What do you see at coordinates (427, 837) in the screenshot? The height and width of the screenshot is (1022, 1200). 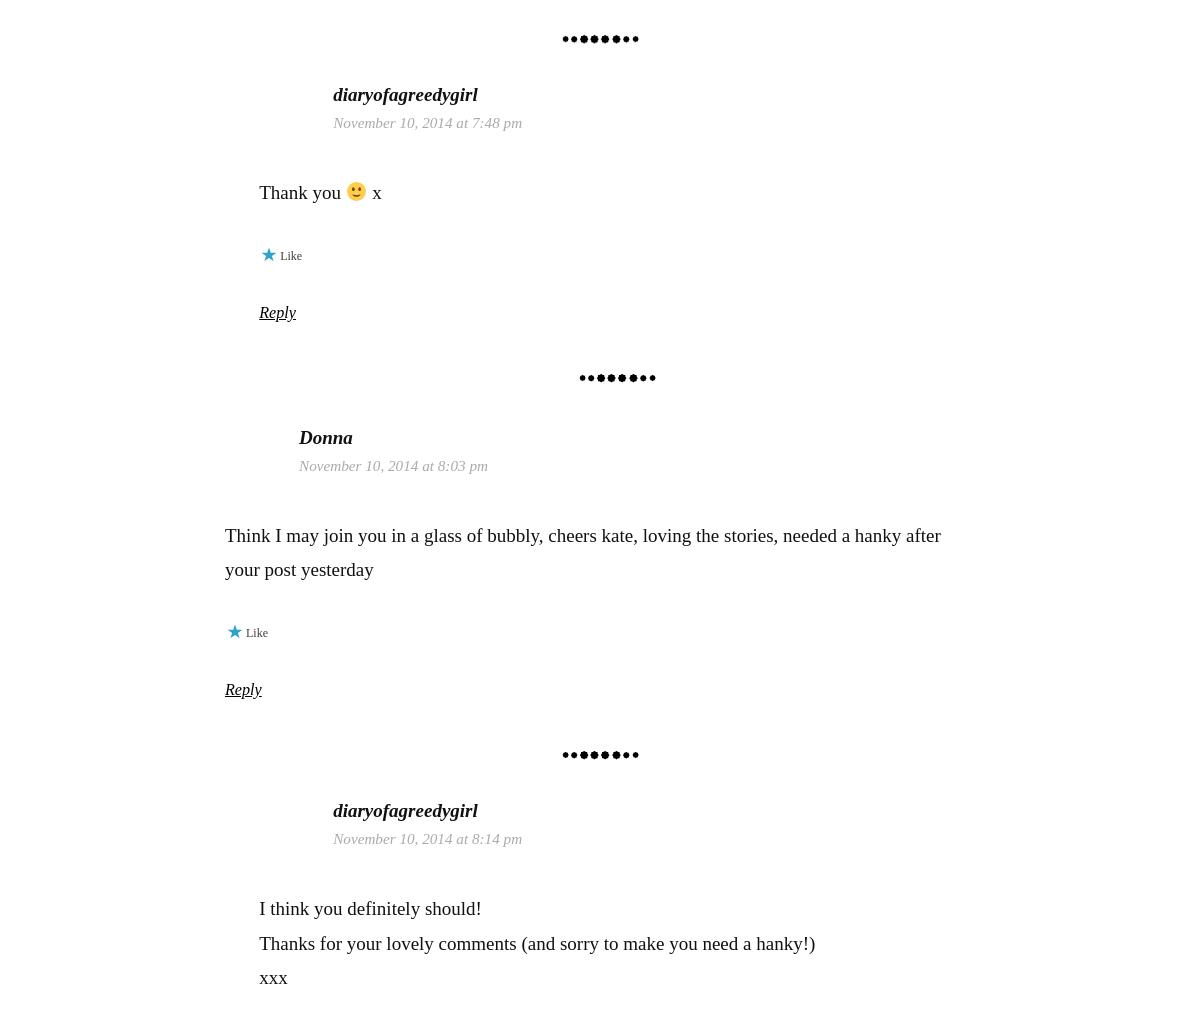 I see `'November 10, 2014 at 8:14 pm'` at bounding box center [427, 837].